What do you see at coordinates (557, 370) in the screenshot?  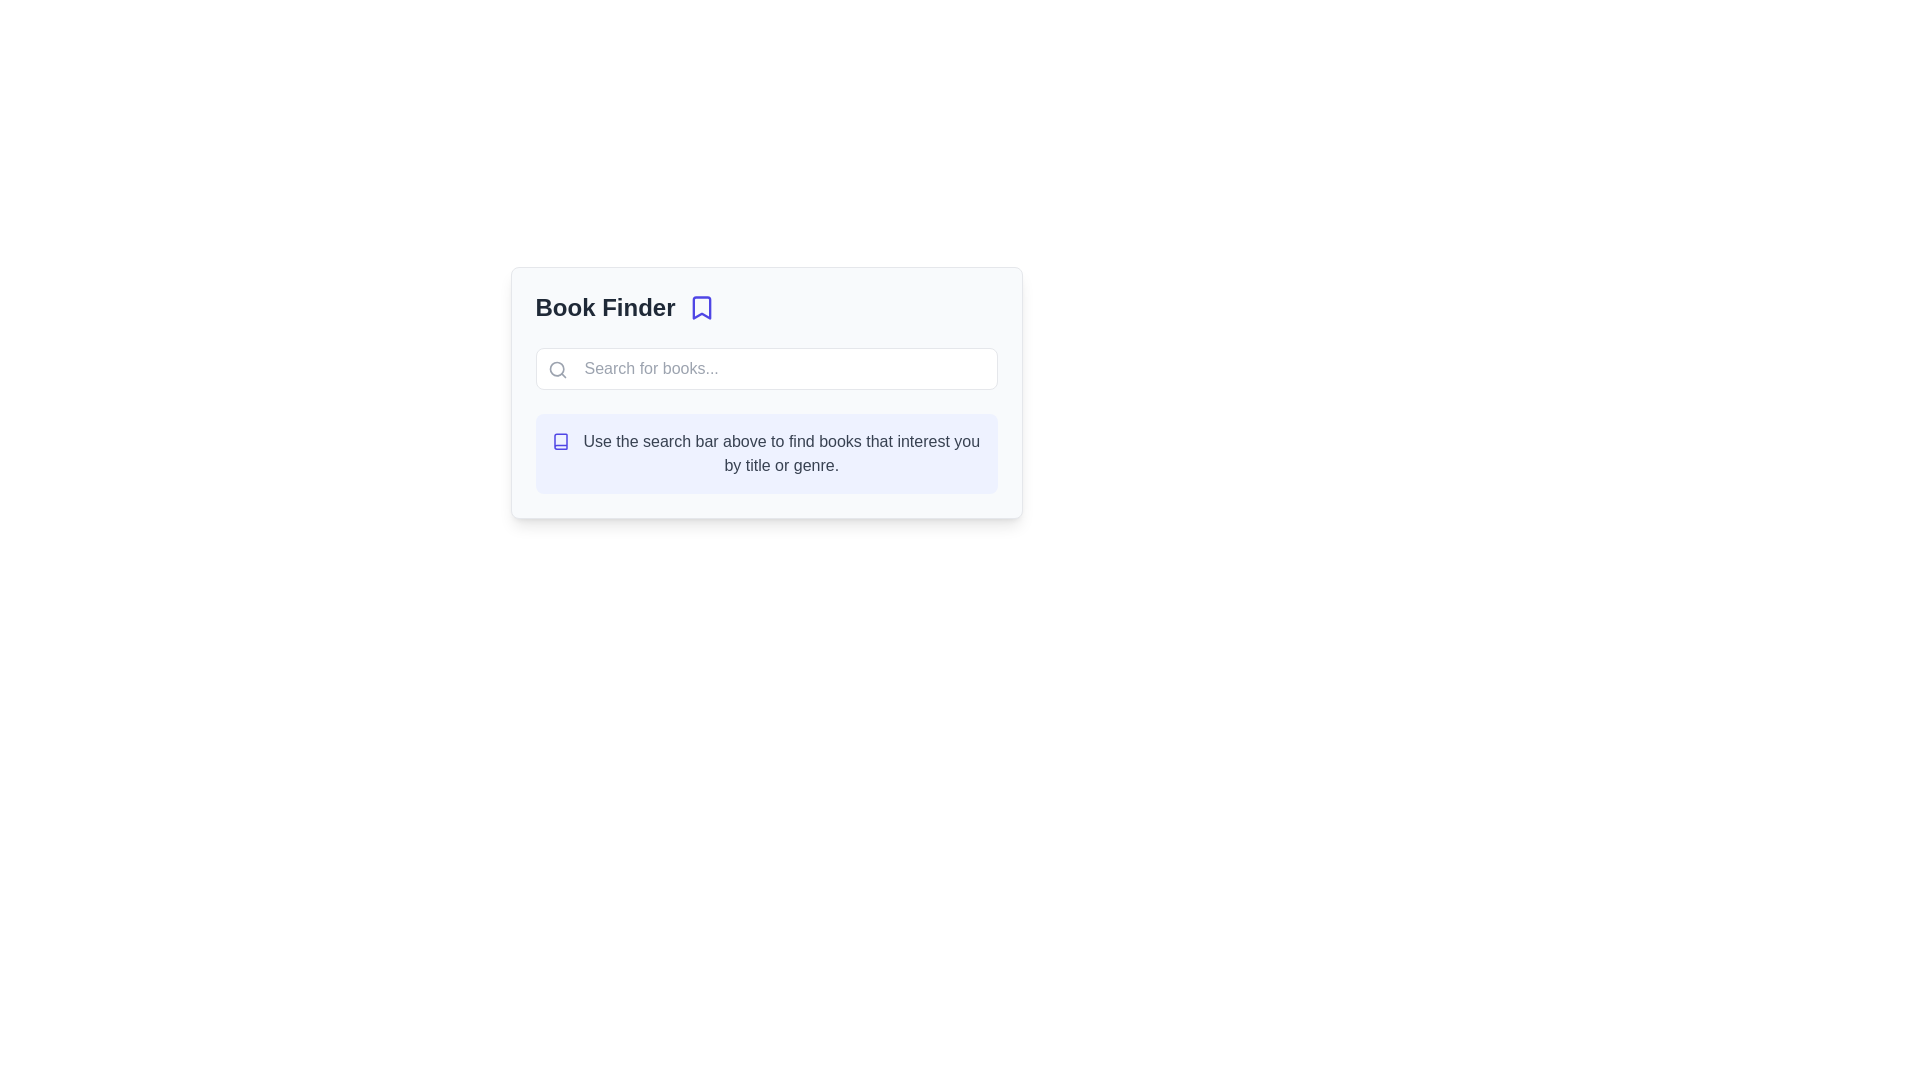 I see `the search icon located on the left side of the search field, near the placeholder text 'Search for books...'` at bounding box center [557, 370].